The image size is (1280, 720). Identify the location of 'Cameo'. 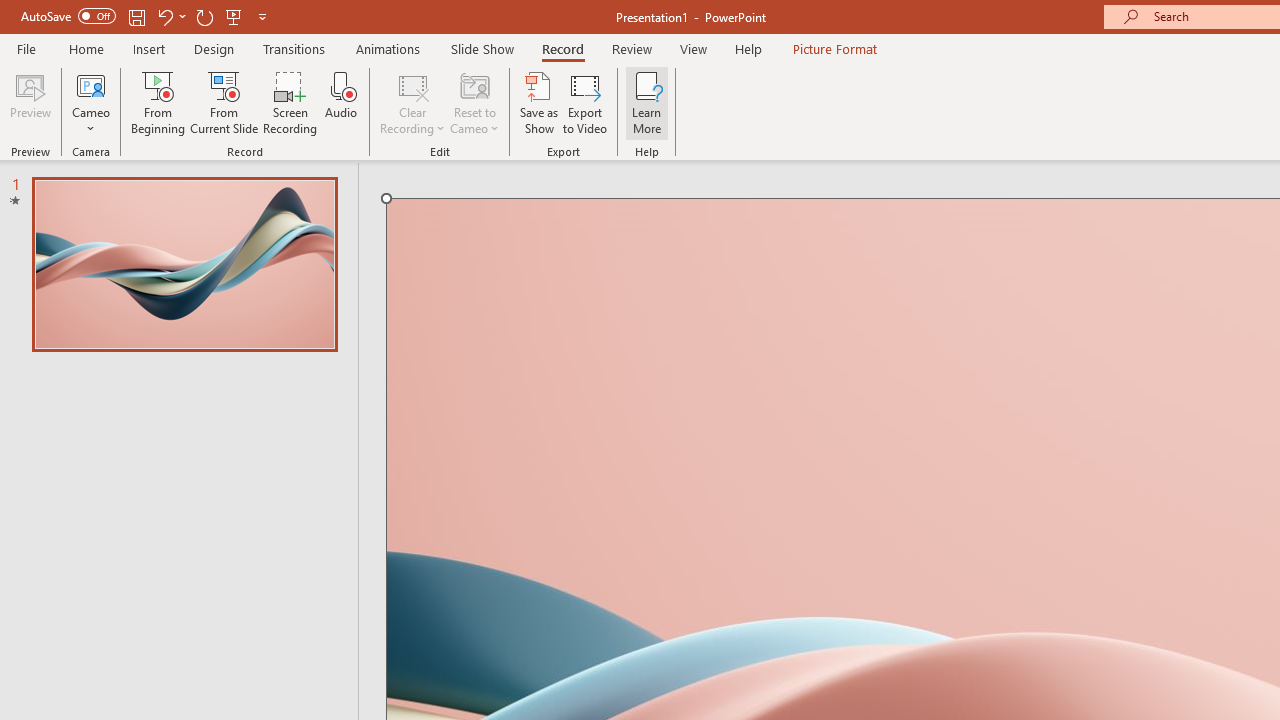
(90, 103).